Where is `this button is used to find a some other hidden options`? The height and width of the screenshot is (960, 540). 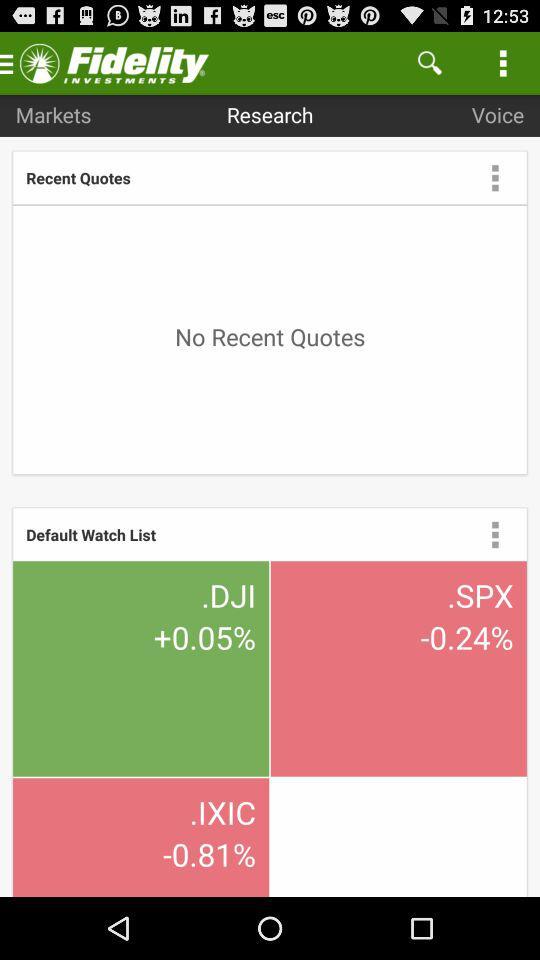 this button is used to find a some other hidden options is located at coordinates (494, 176).